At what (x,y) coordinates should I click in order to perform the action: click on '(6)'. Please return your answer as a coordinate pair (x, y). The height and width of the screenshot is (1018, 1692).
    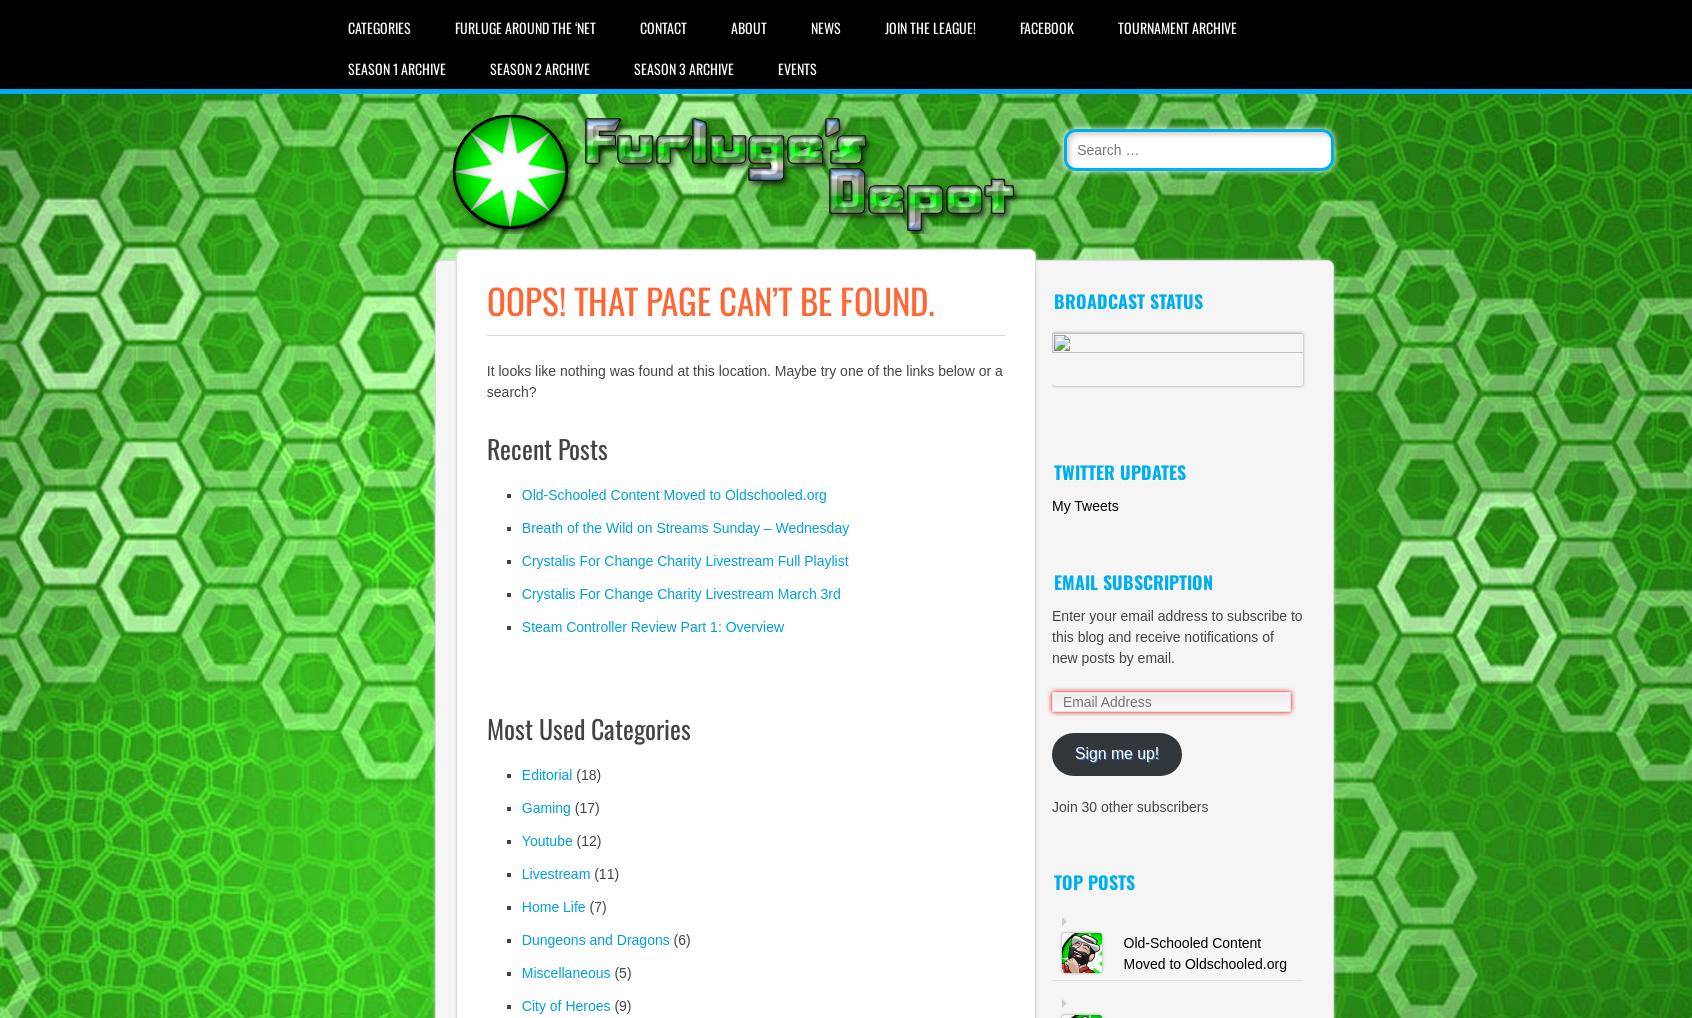
    Looking at the image, I should click on (679, 938).